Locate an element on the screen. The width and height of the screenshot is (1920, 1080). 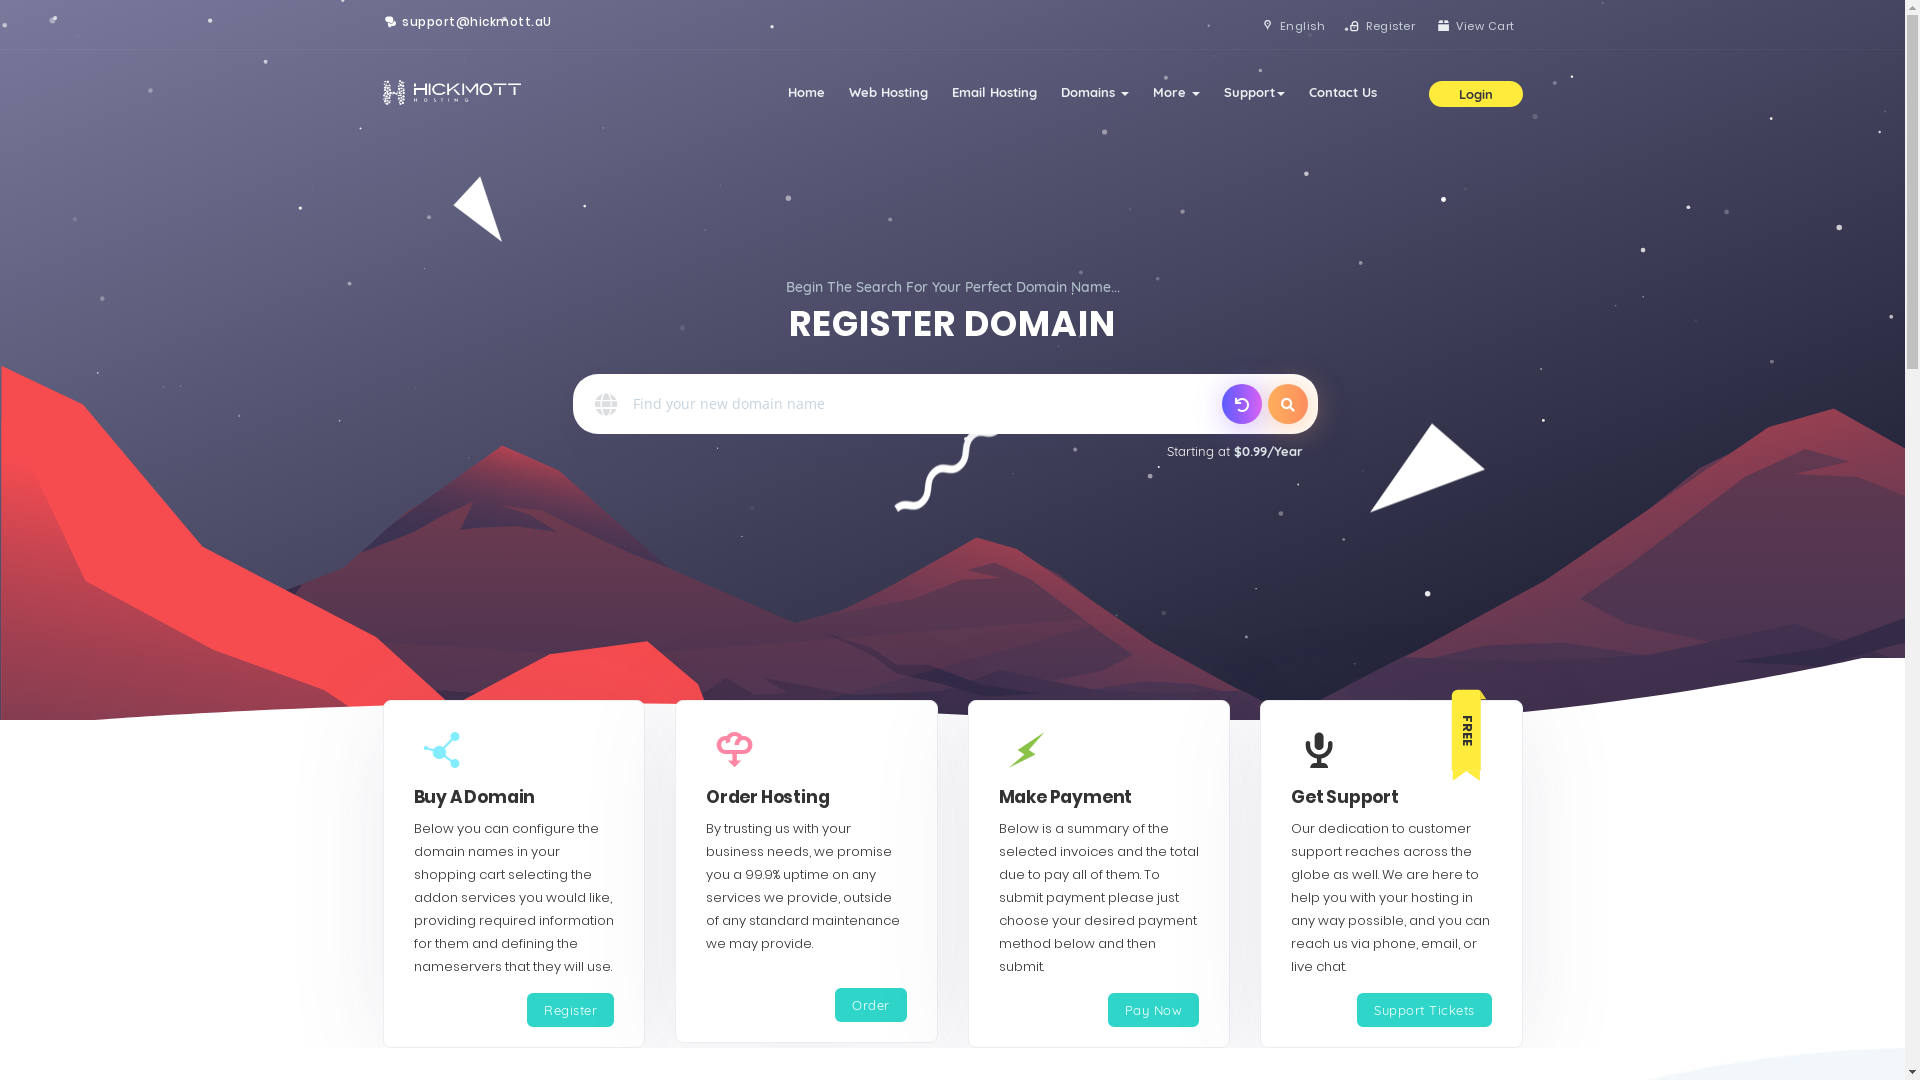
'Search' is located at coordinates (1287, 404).